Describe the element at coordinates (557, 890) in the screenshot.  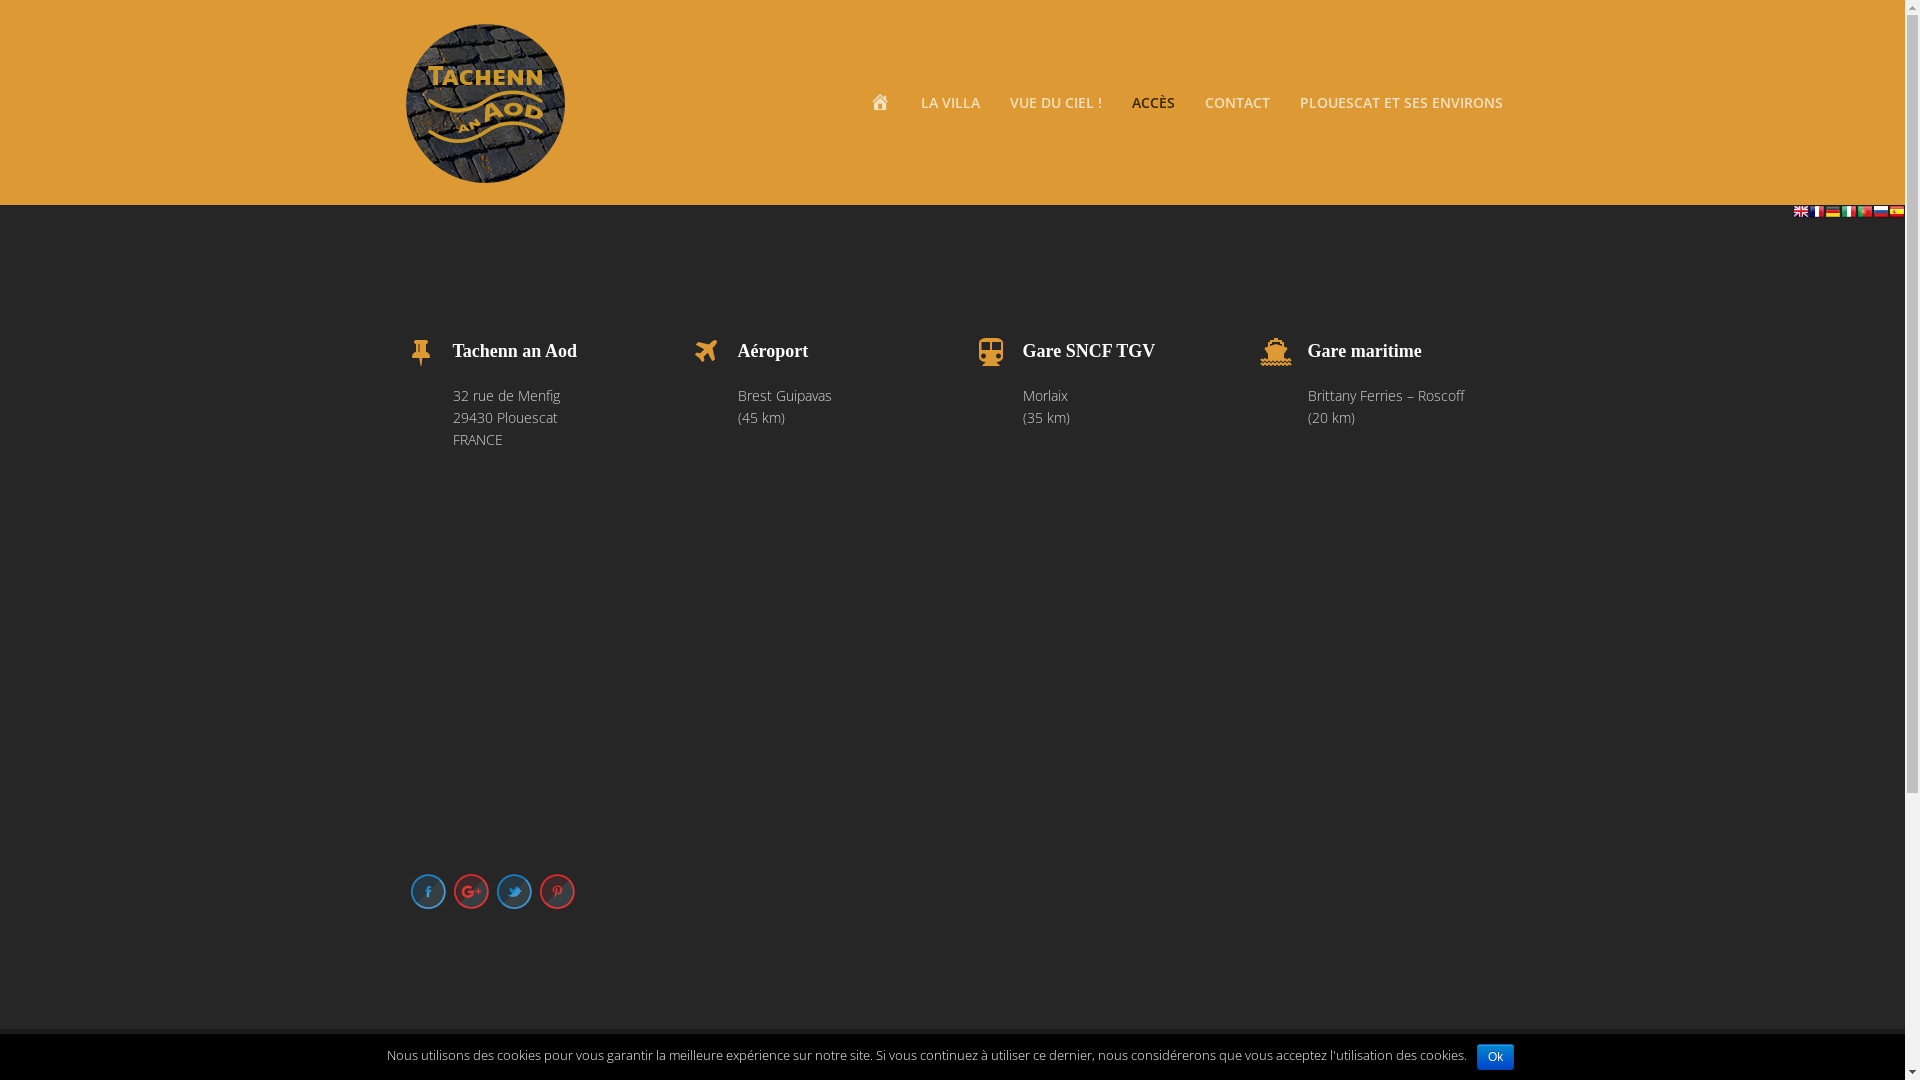
I see `'Pinterest'` at that location.